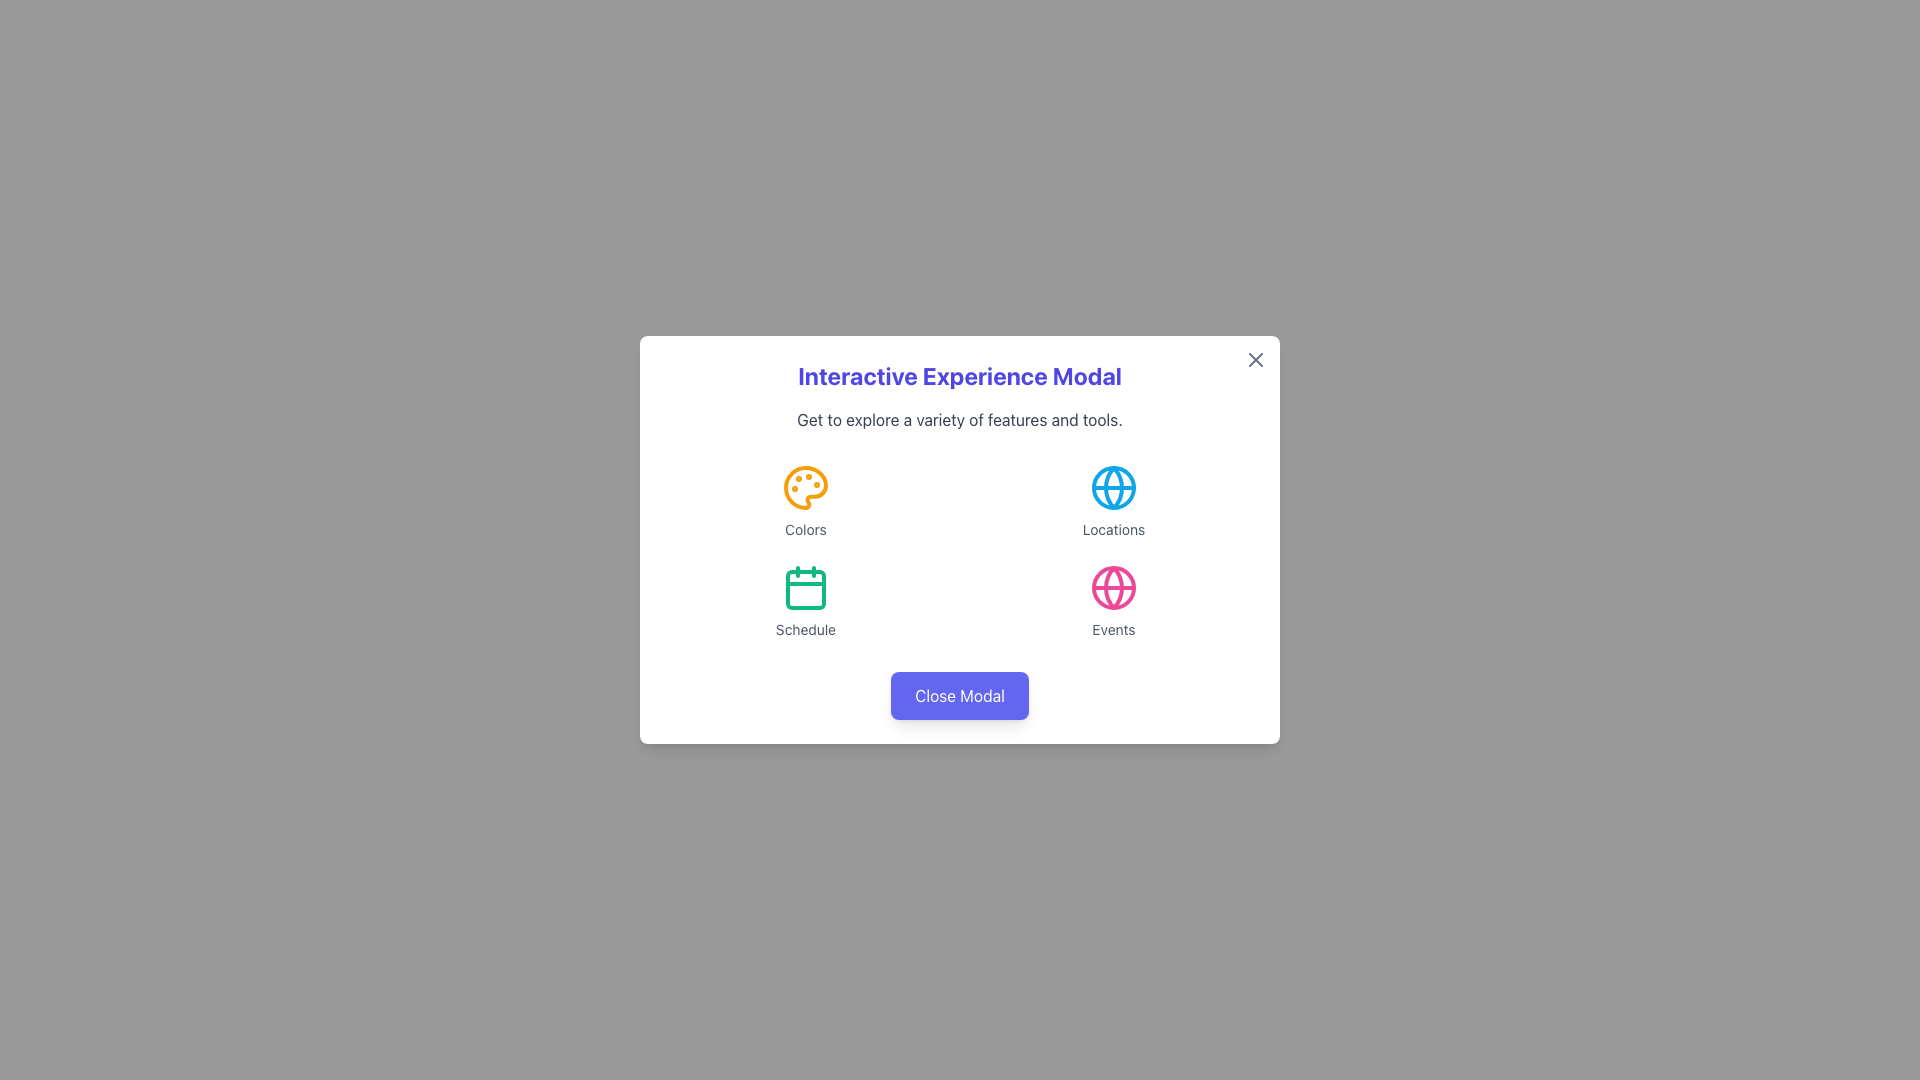  Describe the element at coordinates (806, 628) in the screenshot. I see `the static text label displaying 'Schedule' in a small gray font, located below the calendar icon in the bottom-left quadrant of the modal window` at that location.